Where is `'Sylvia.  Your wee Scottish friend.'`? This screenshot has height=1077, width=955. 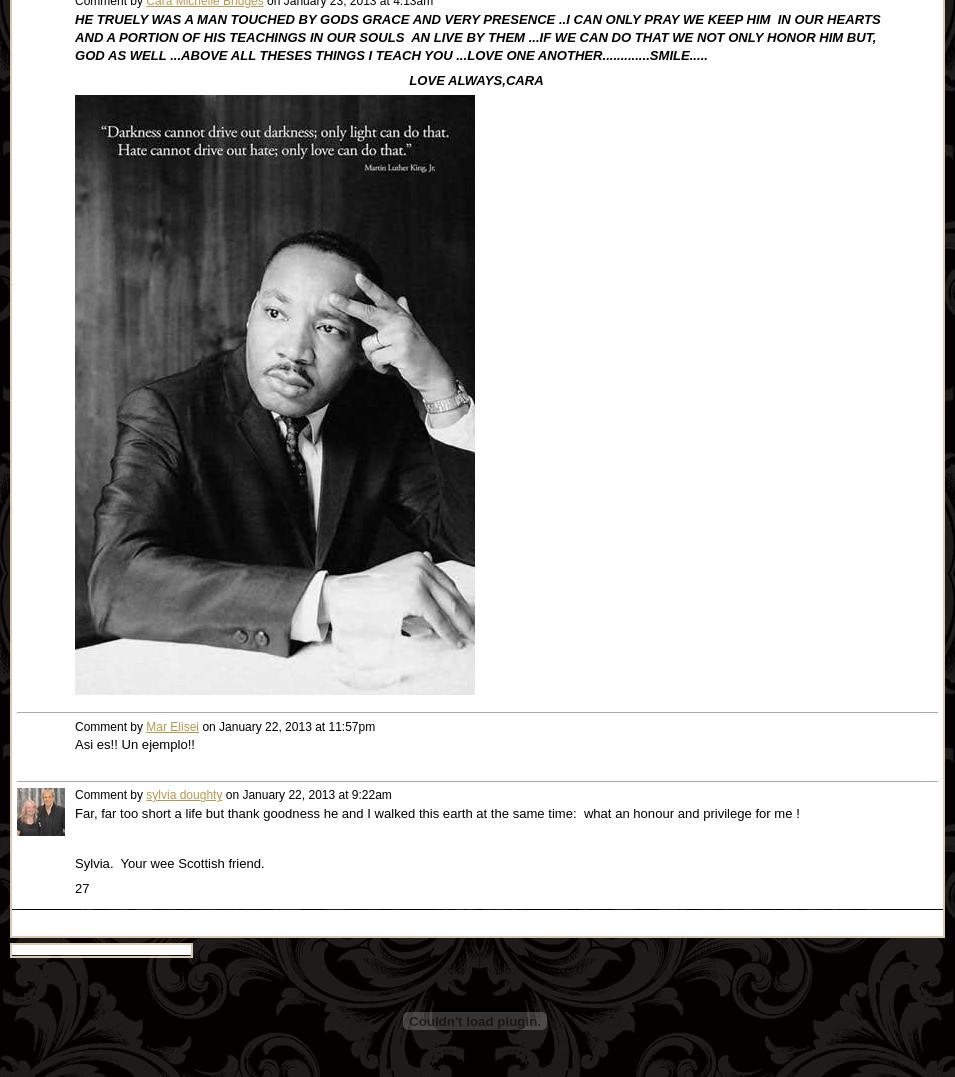 'Sylvia.  Your wee Scottish friend.' is located at coordinates (169, 861).